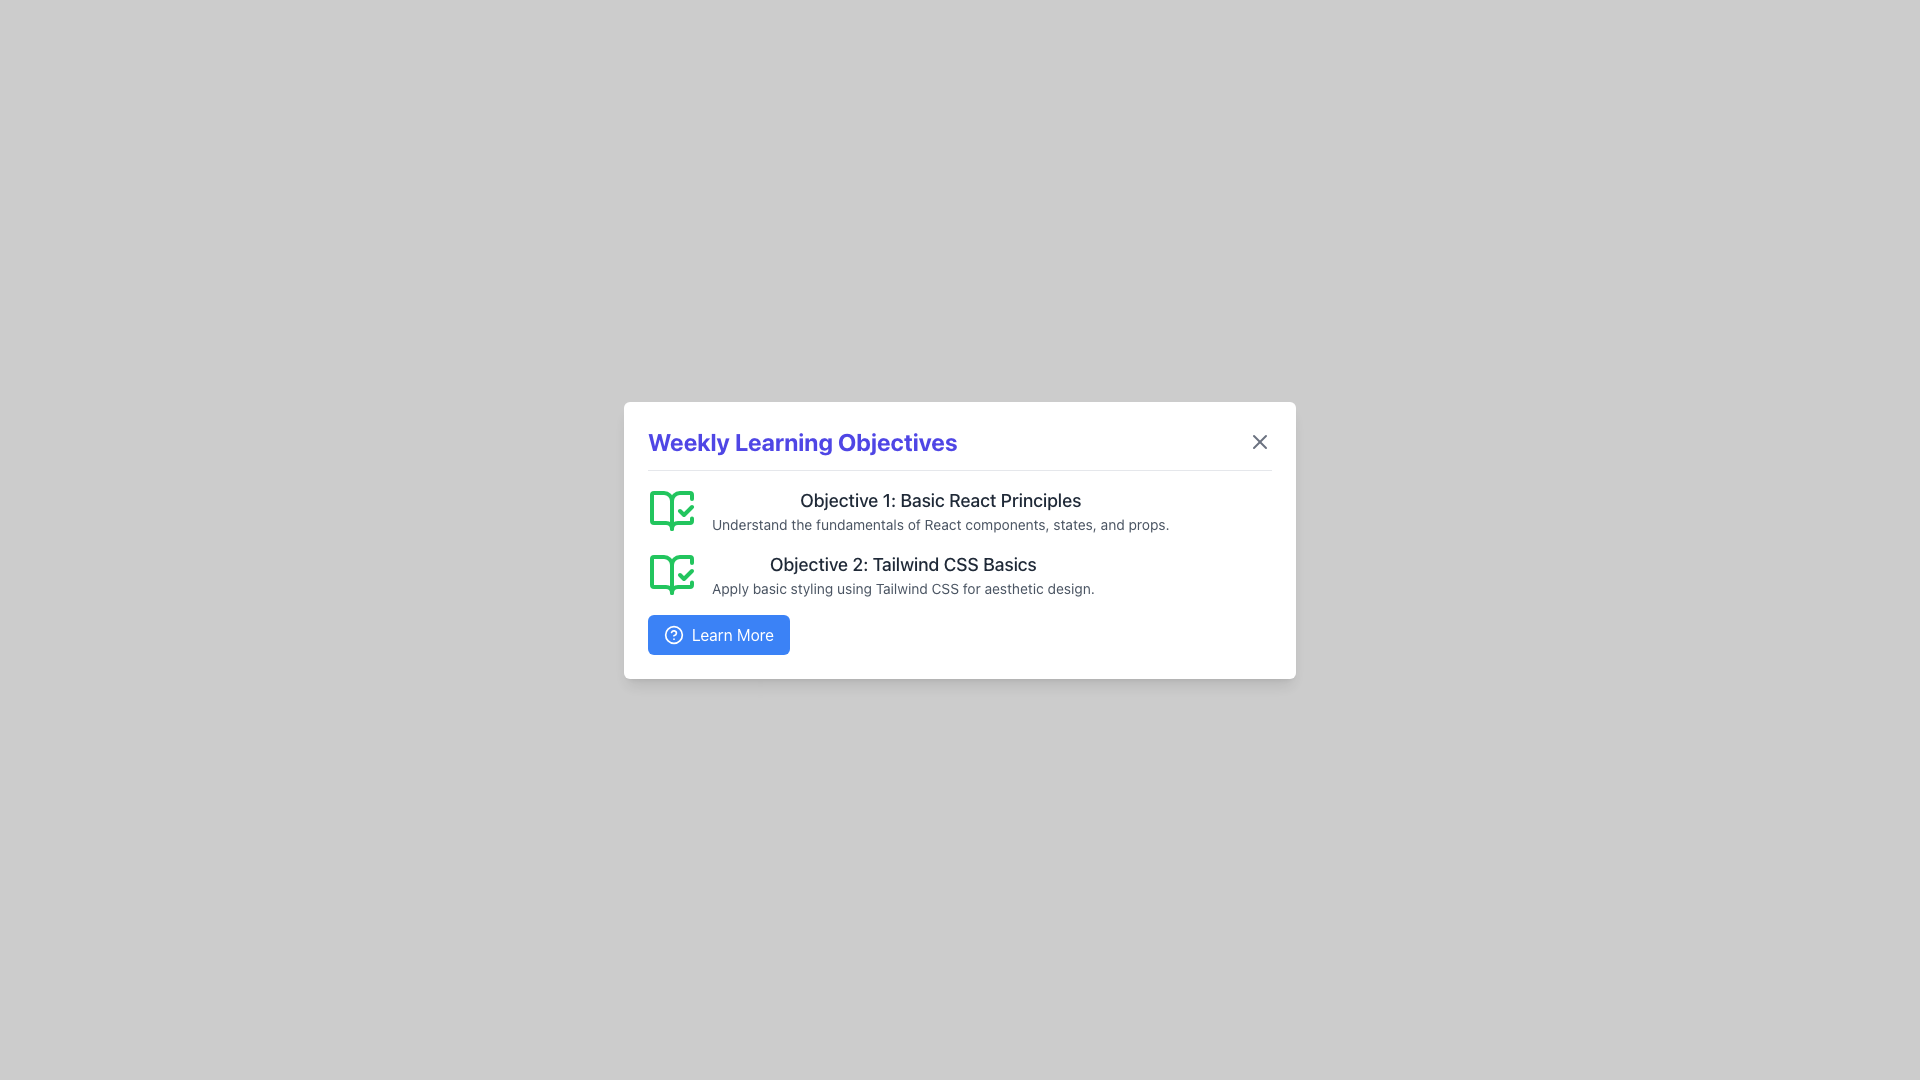  What do you see at coordinates (673, 634) in the screenshot?
I see `the SVG circle graphic located in the top-right corner of the 'Weekly Learning Objectives' modal dialog` at bounding box center [673, 634].